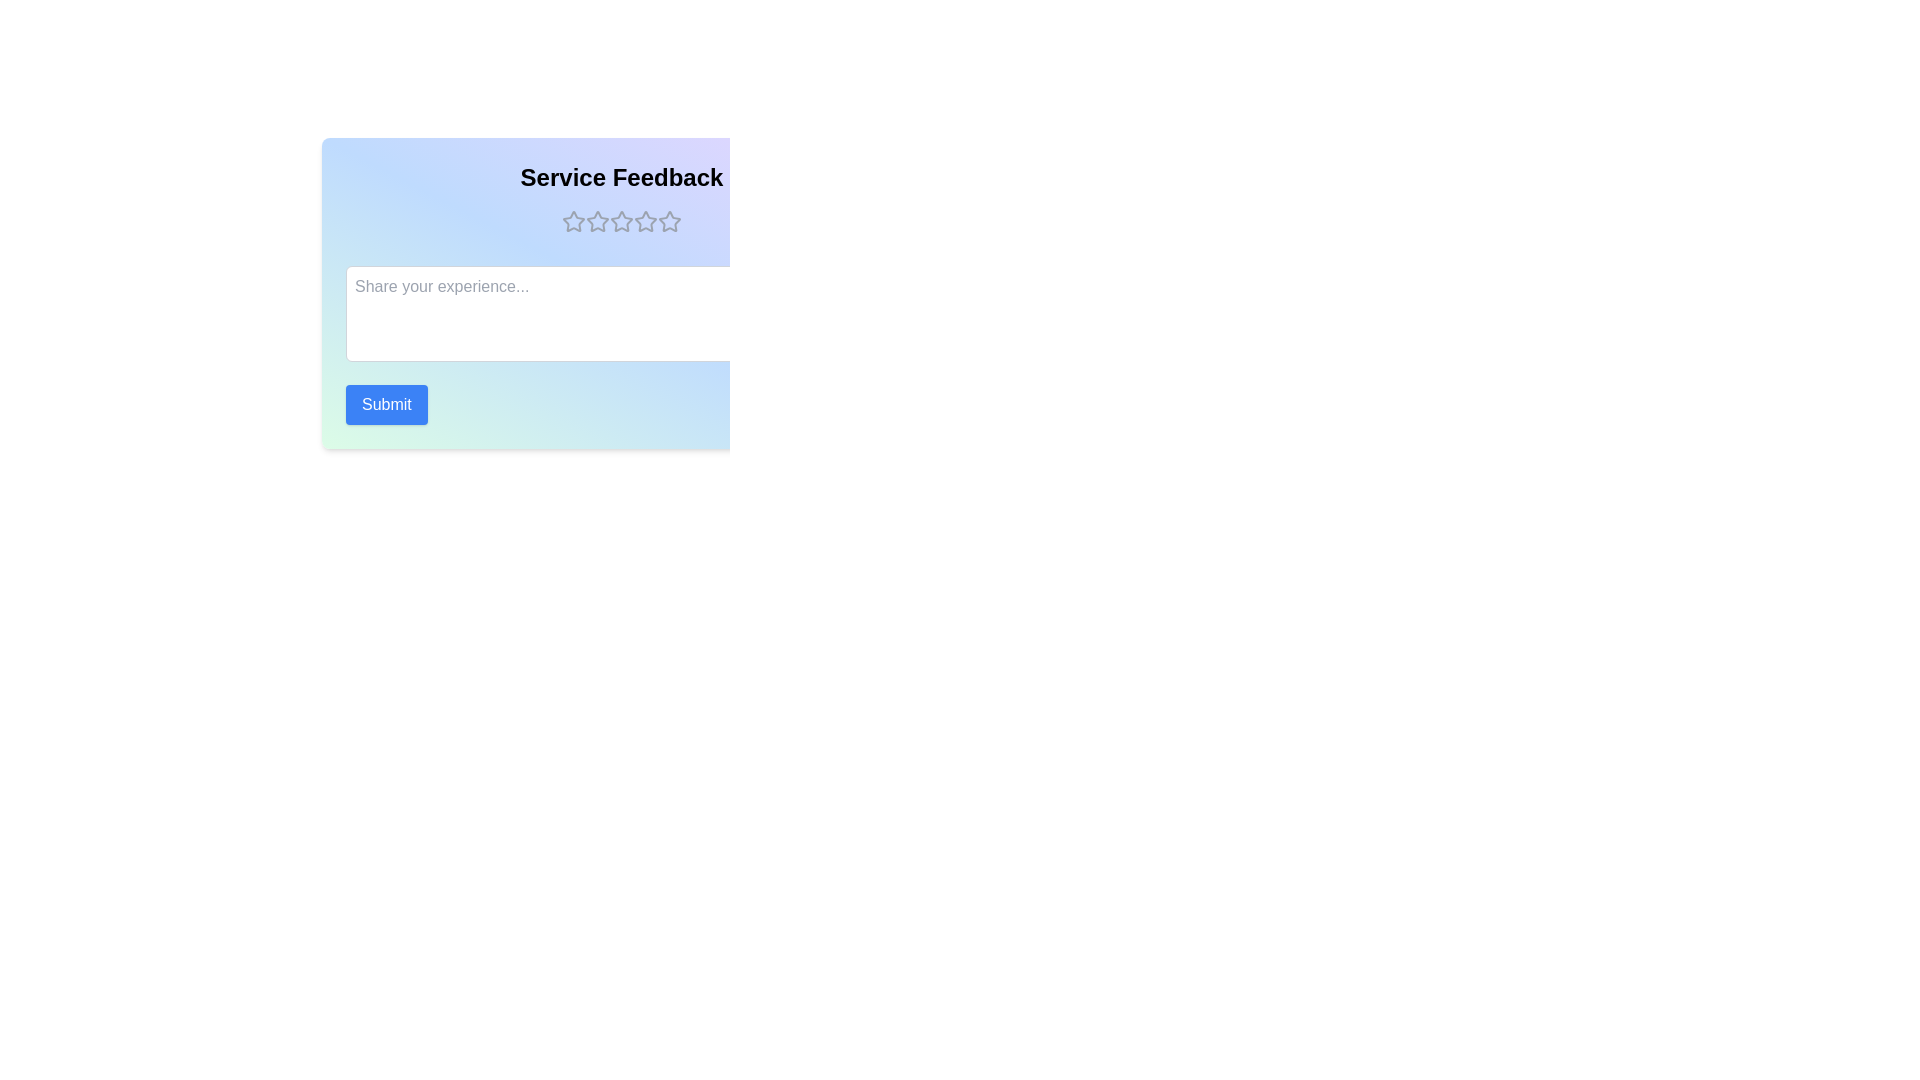 This screenshot has height=1080, width=1920. What do you see at coordinates (386, 405) in the screenshot?
I see `the submit button to send feedback` at bounding box center [386, 405].